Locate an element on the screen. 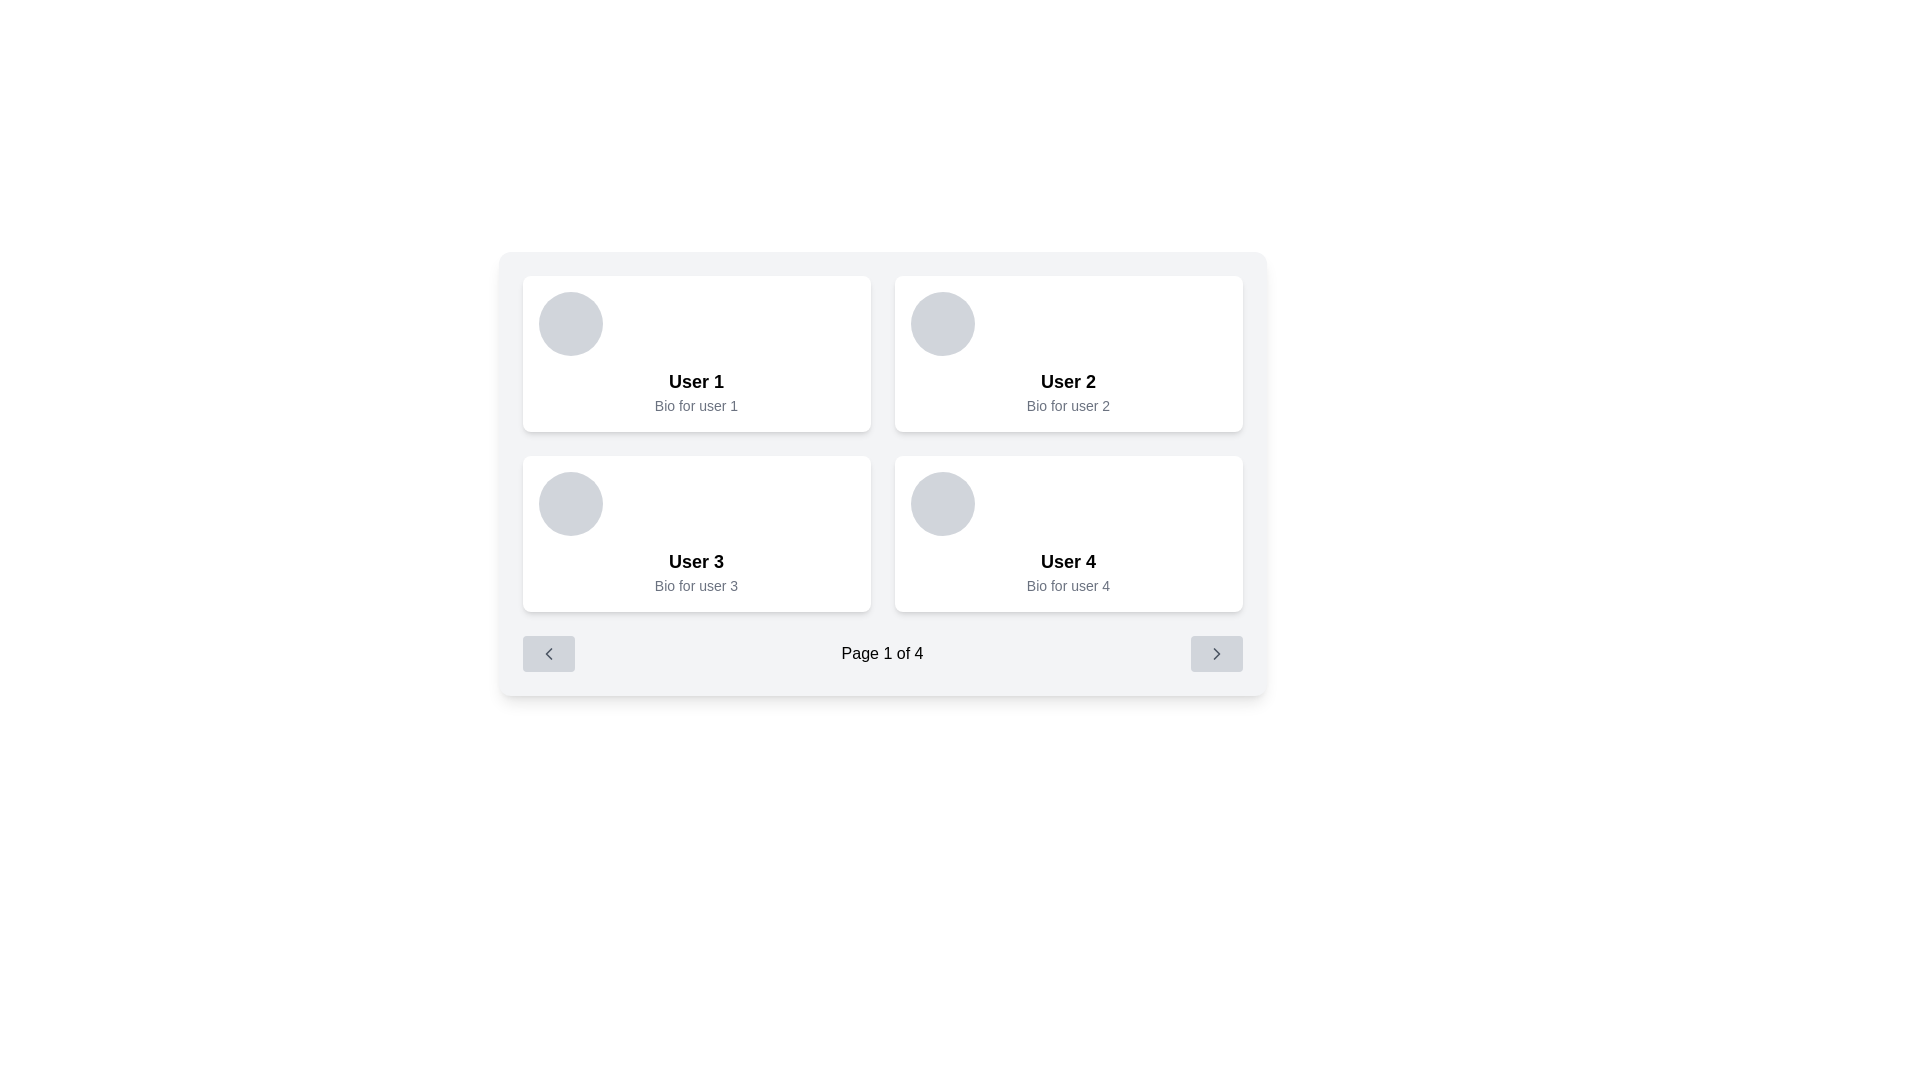  the text label displaying 'Bio for user 3' located within the user profile card for 'User 3' is located at coordinates (696, 585).